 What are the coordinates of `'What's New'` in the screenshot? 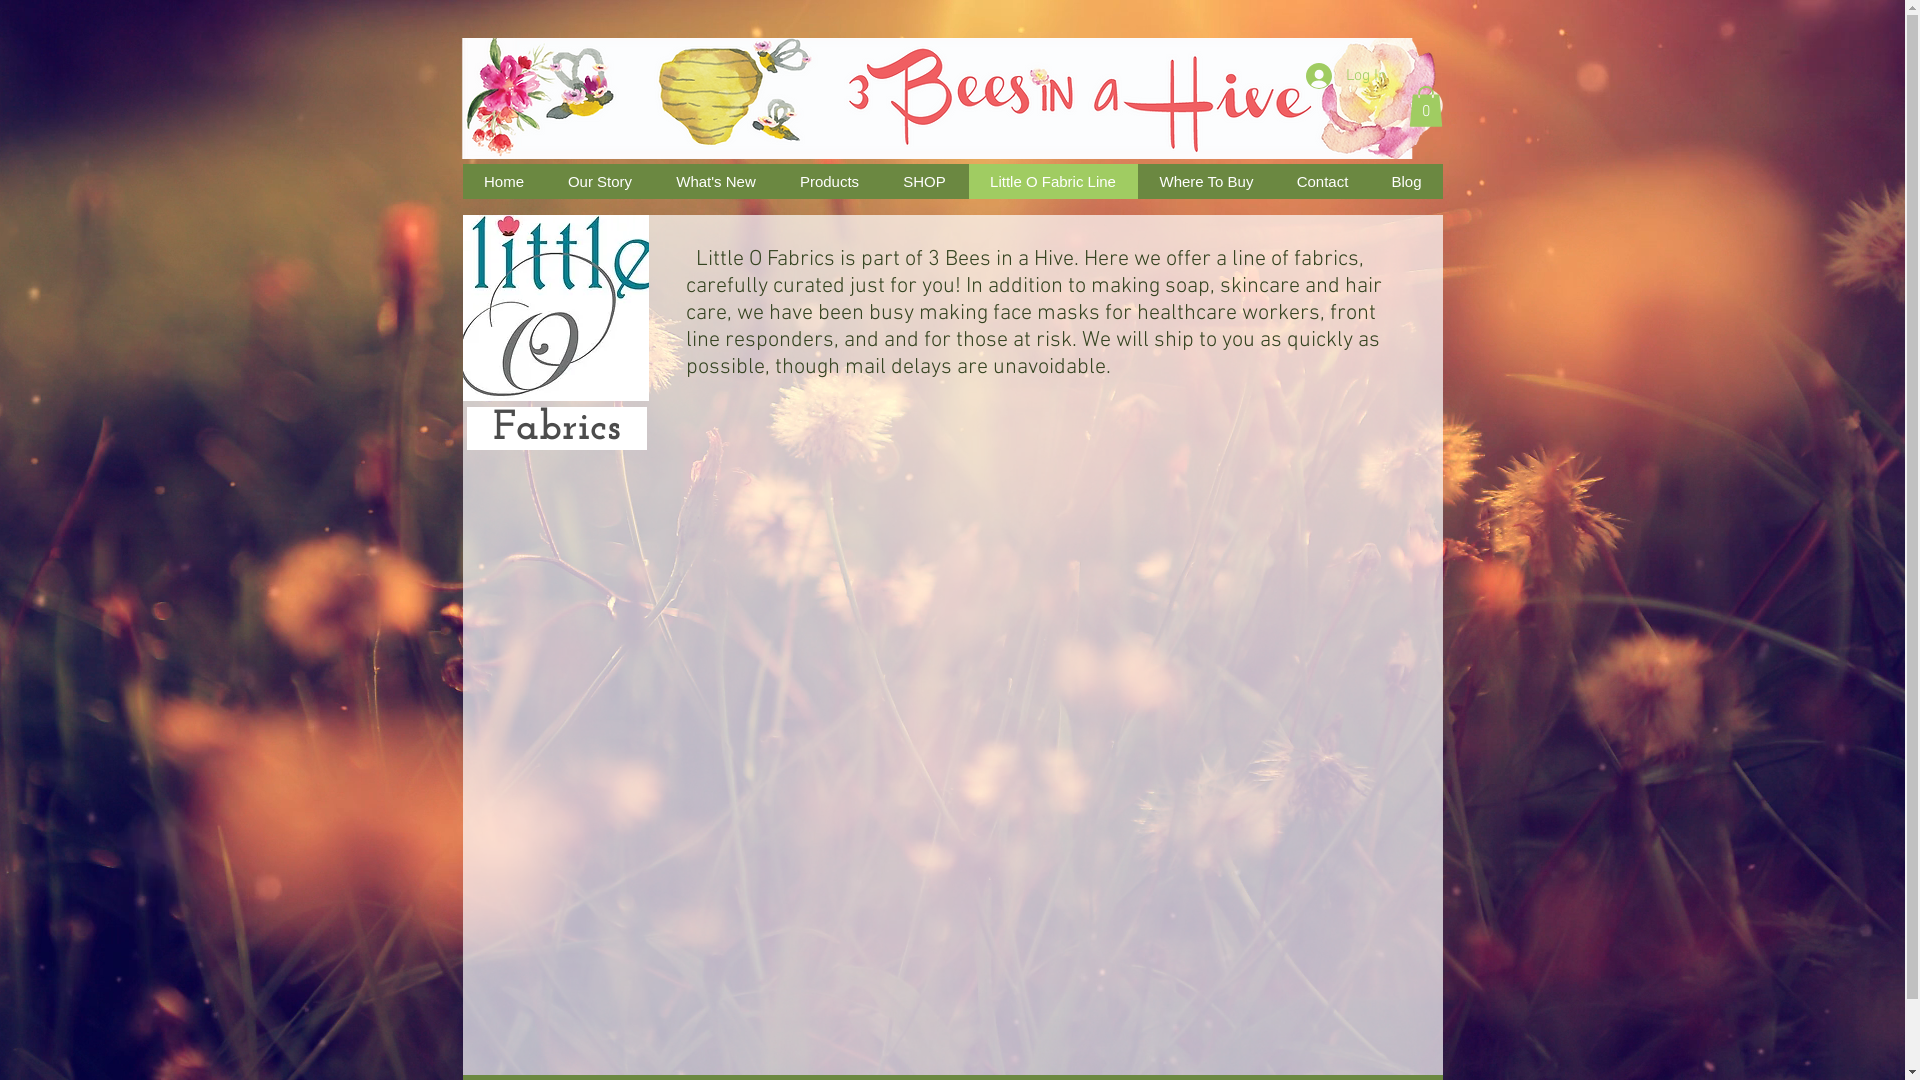 It's located at (653, 181).